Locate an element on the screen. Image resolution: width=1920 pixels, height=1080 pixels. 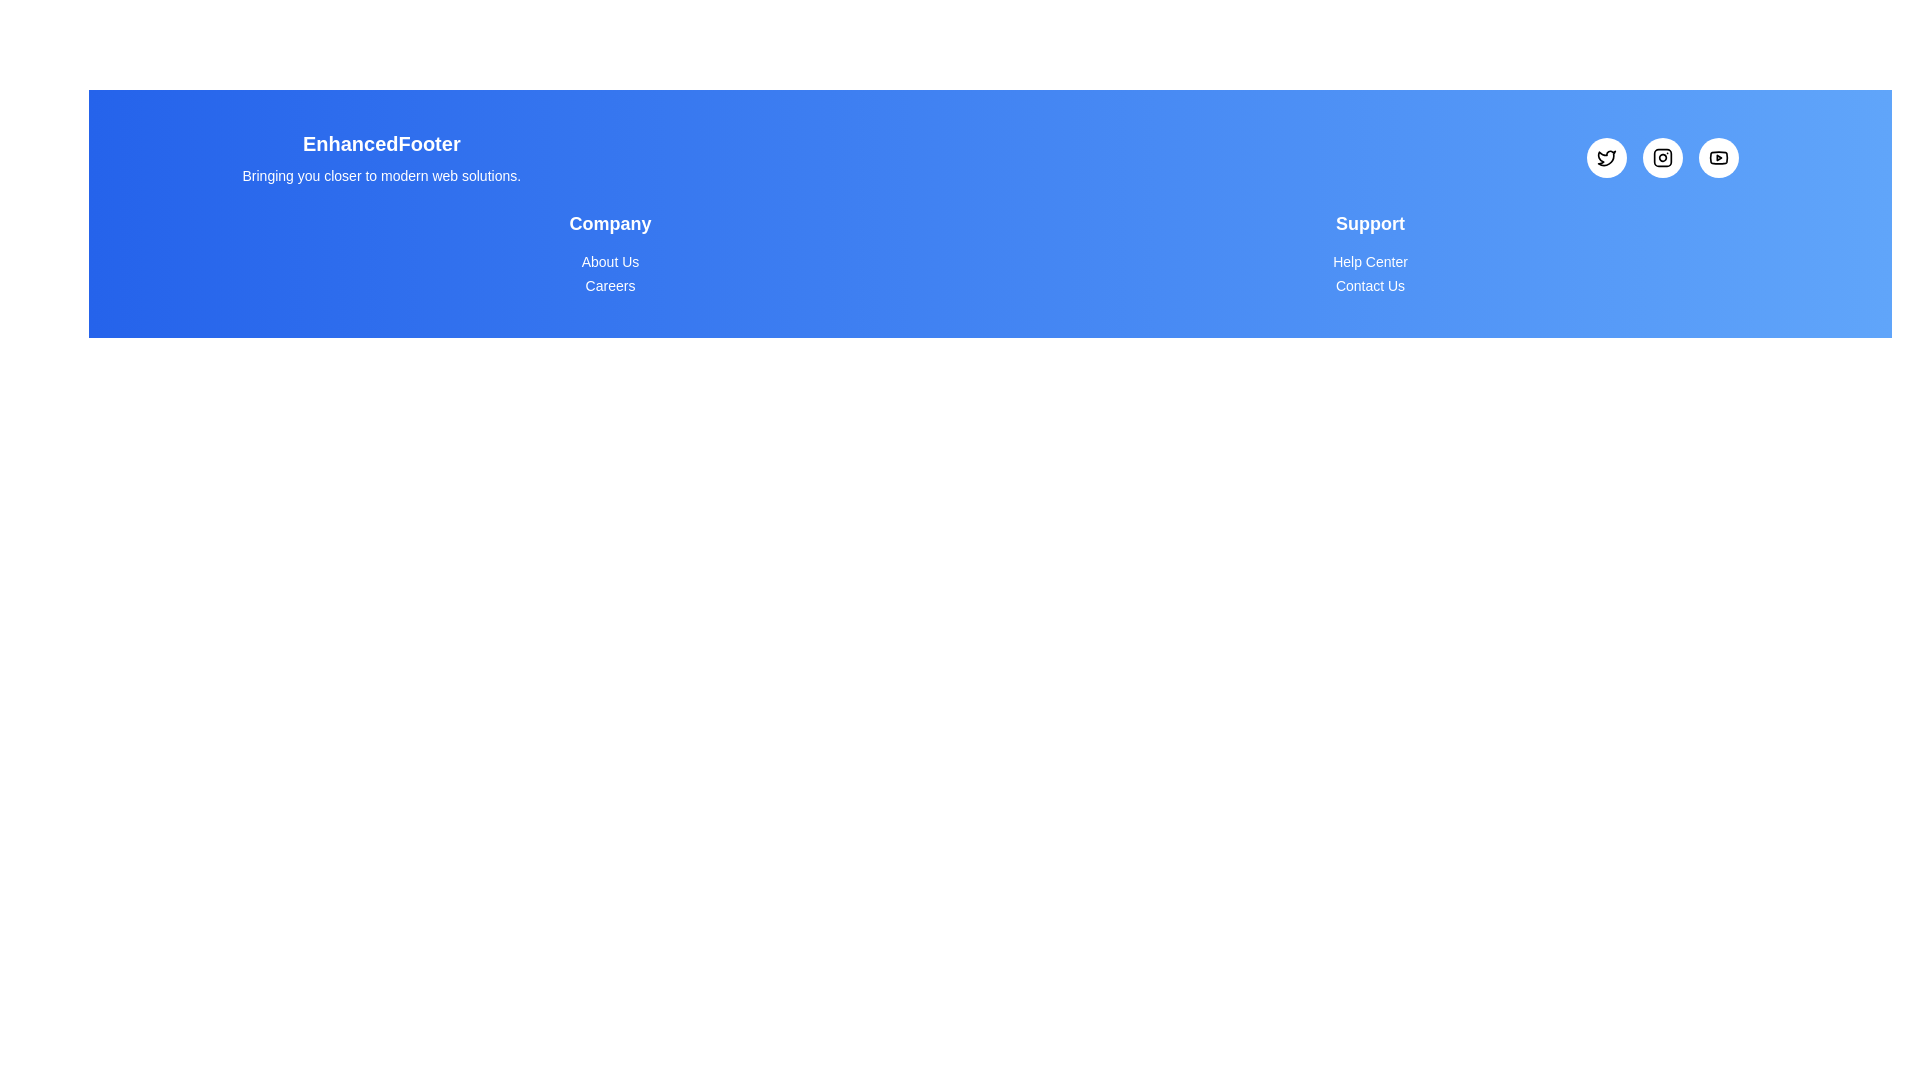
the Twitter icon, which is the second icon in a horizontal group of social media icons located is located at coordinates (1606, 157).